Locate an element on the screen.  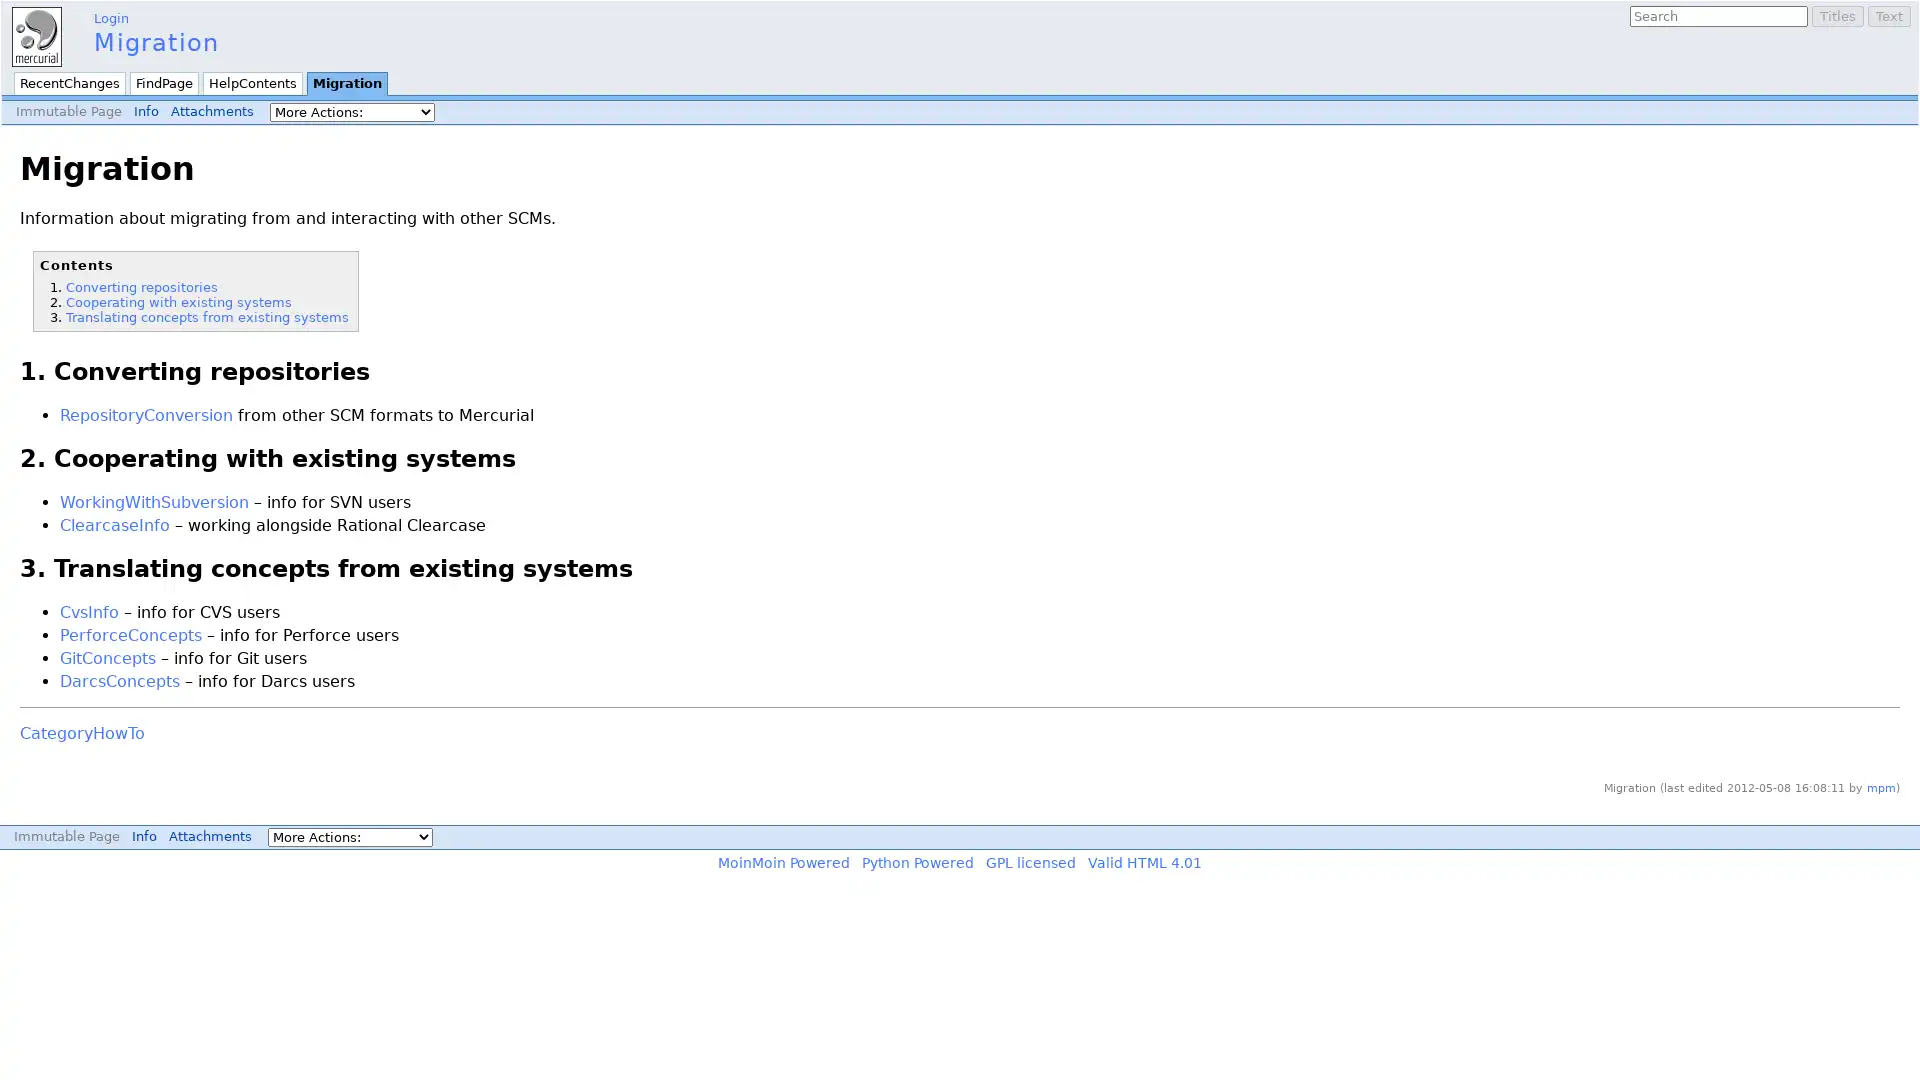
Text is located at coordinates (1888, 16).